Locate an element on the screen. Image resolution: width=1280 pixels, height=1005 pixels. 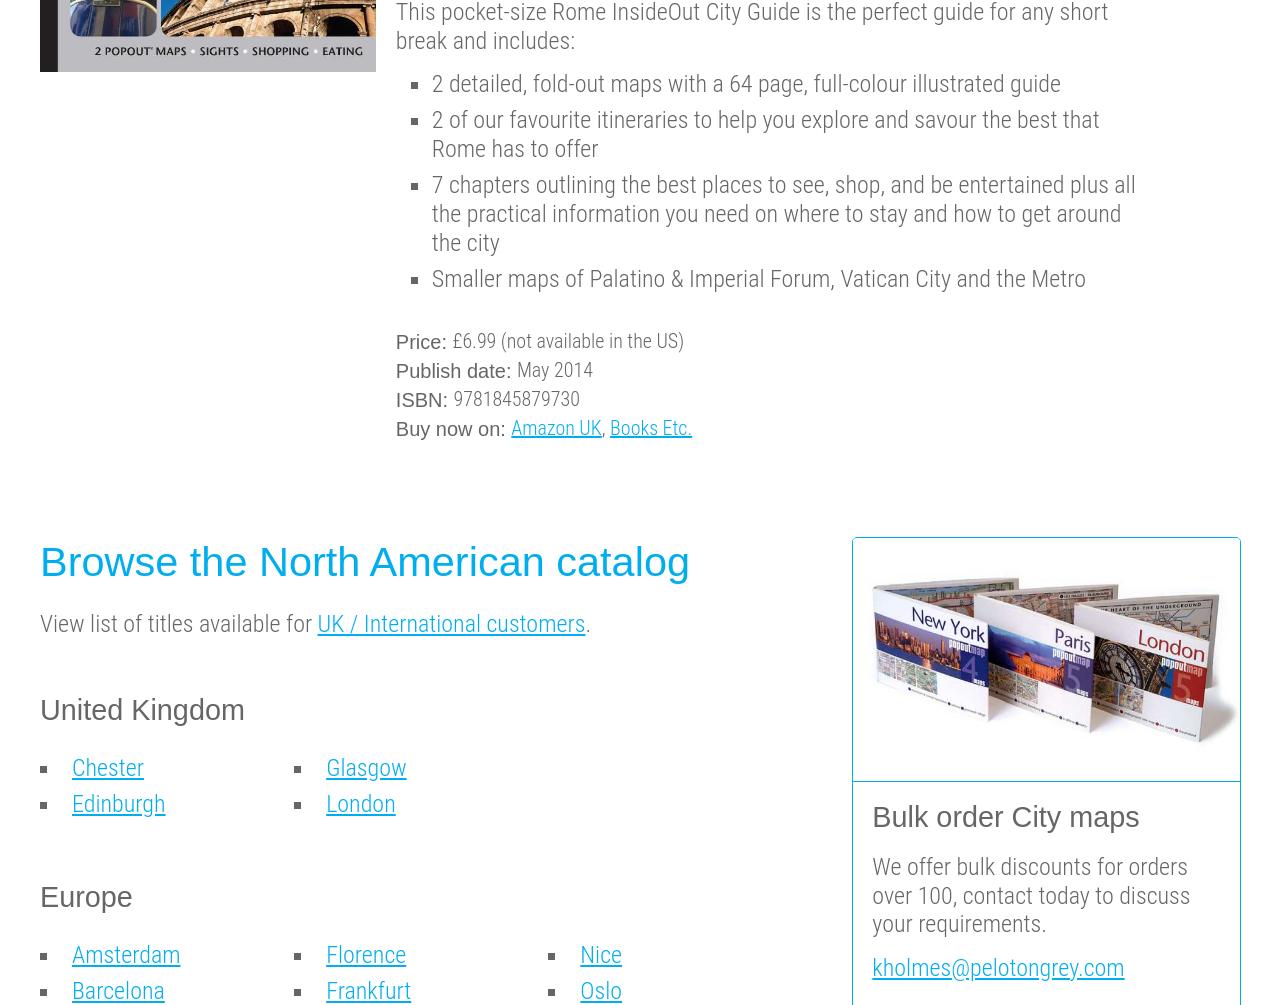
'Books Etc.' is located at coordinates (651, 427).